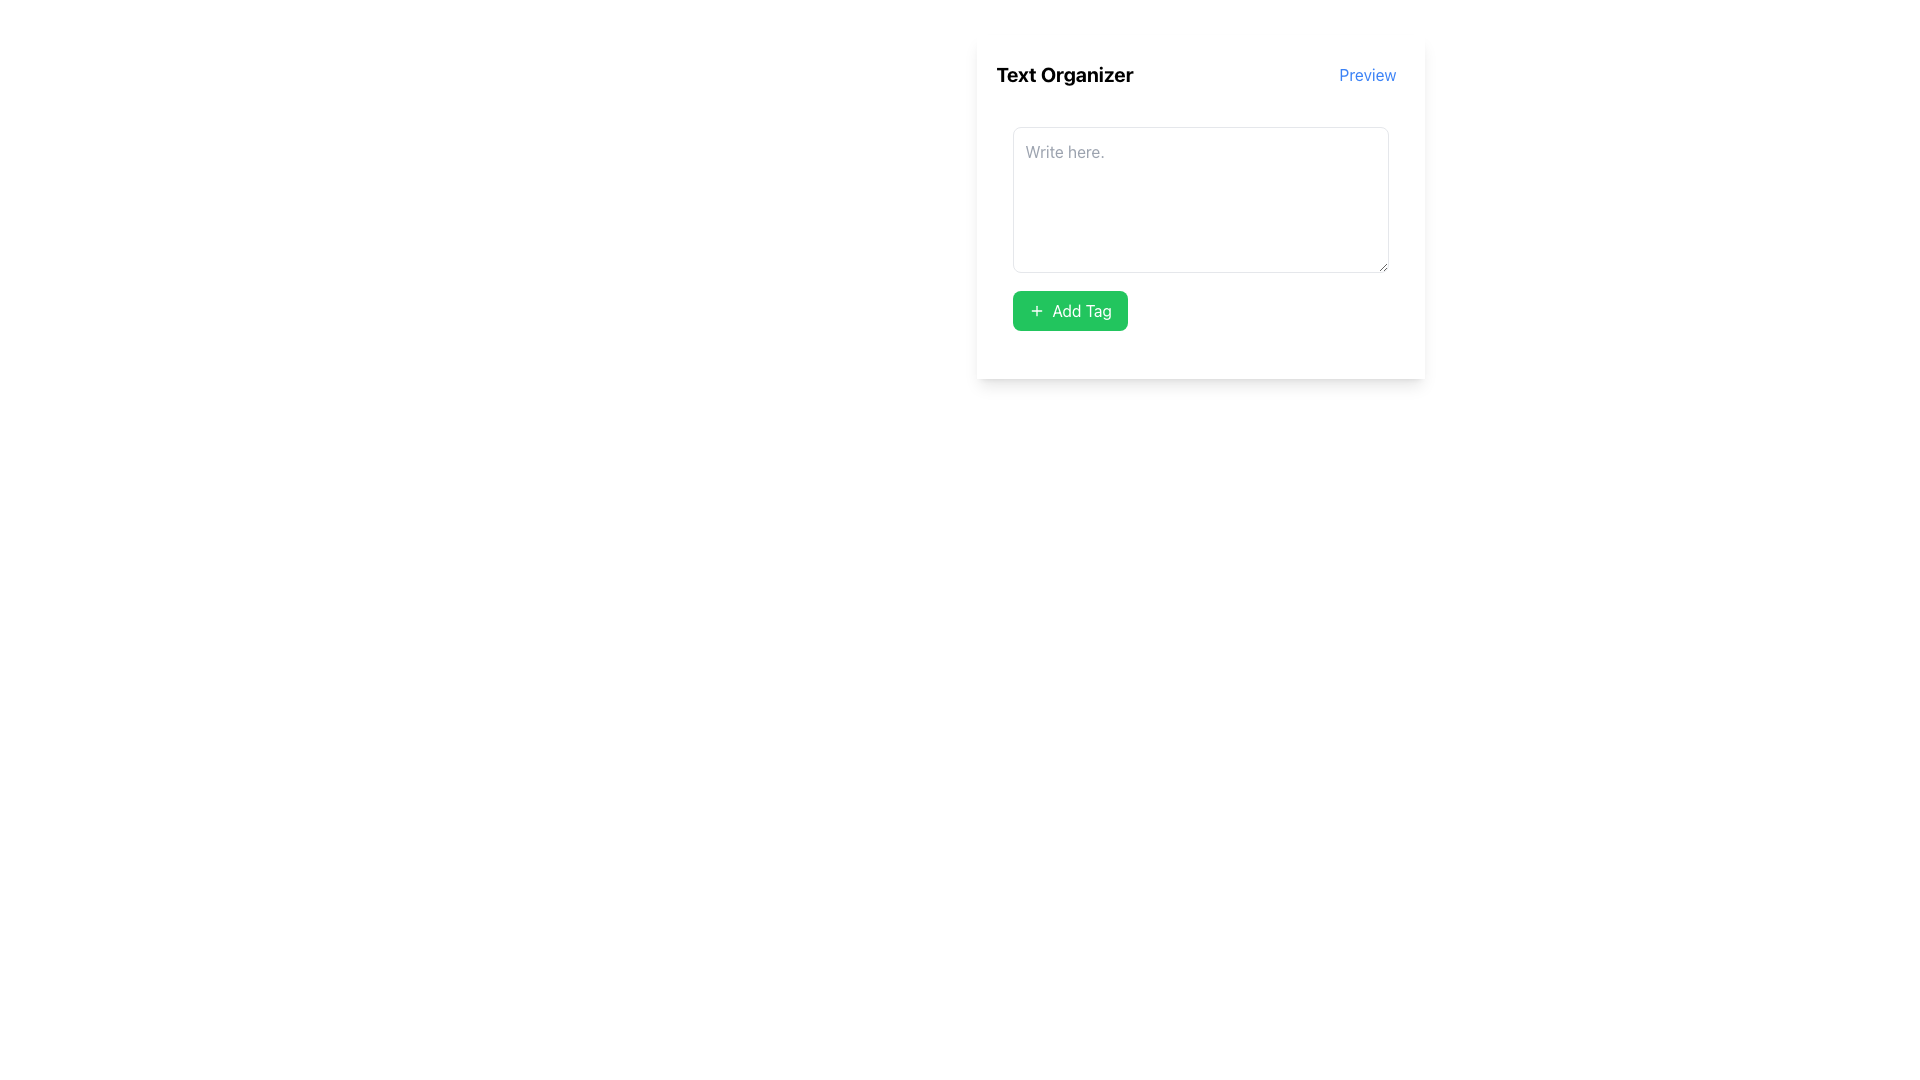 Image resolution: width=1920 pixels, height=1080 pixels. What do you see at coordinates (1200, 311) in the screenshot?
I see `the green 'Add Tag' button with rounded corners` at bounding box center [1200, 311].